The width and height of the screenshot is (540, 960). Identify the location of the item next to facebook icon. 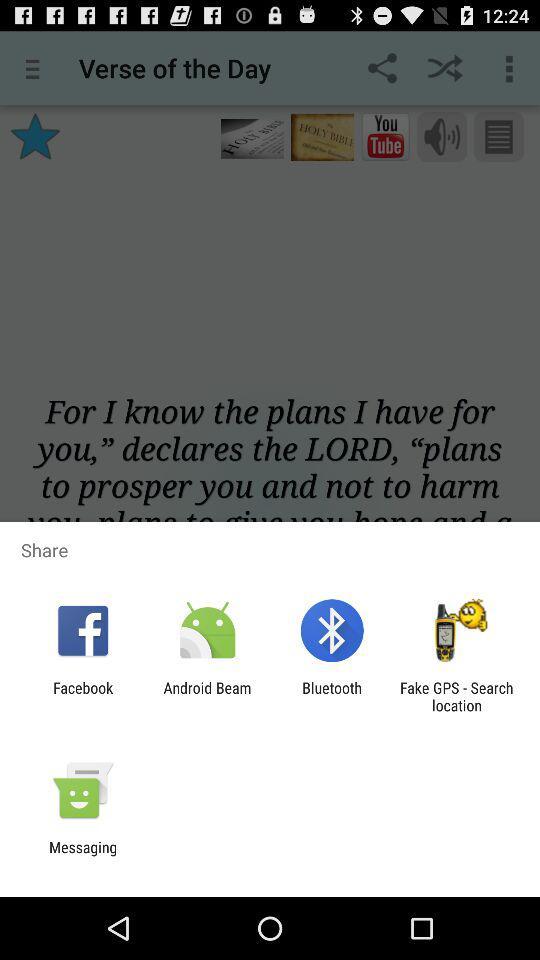
(206, 696).